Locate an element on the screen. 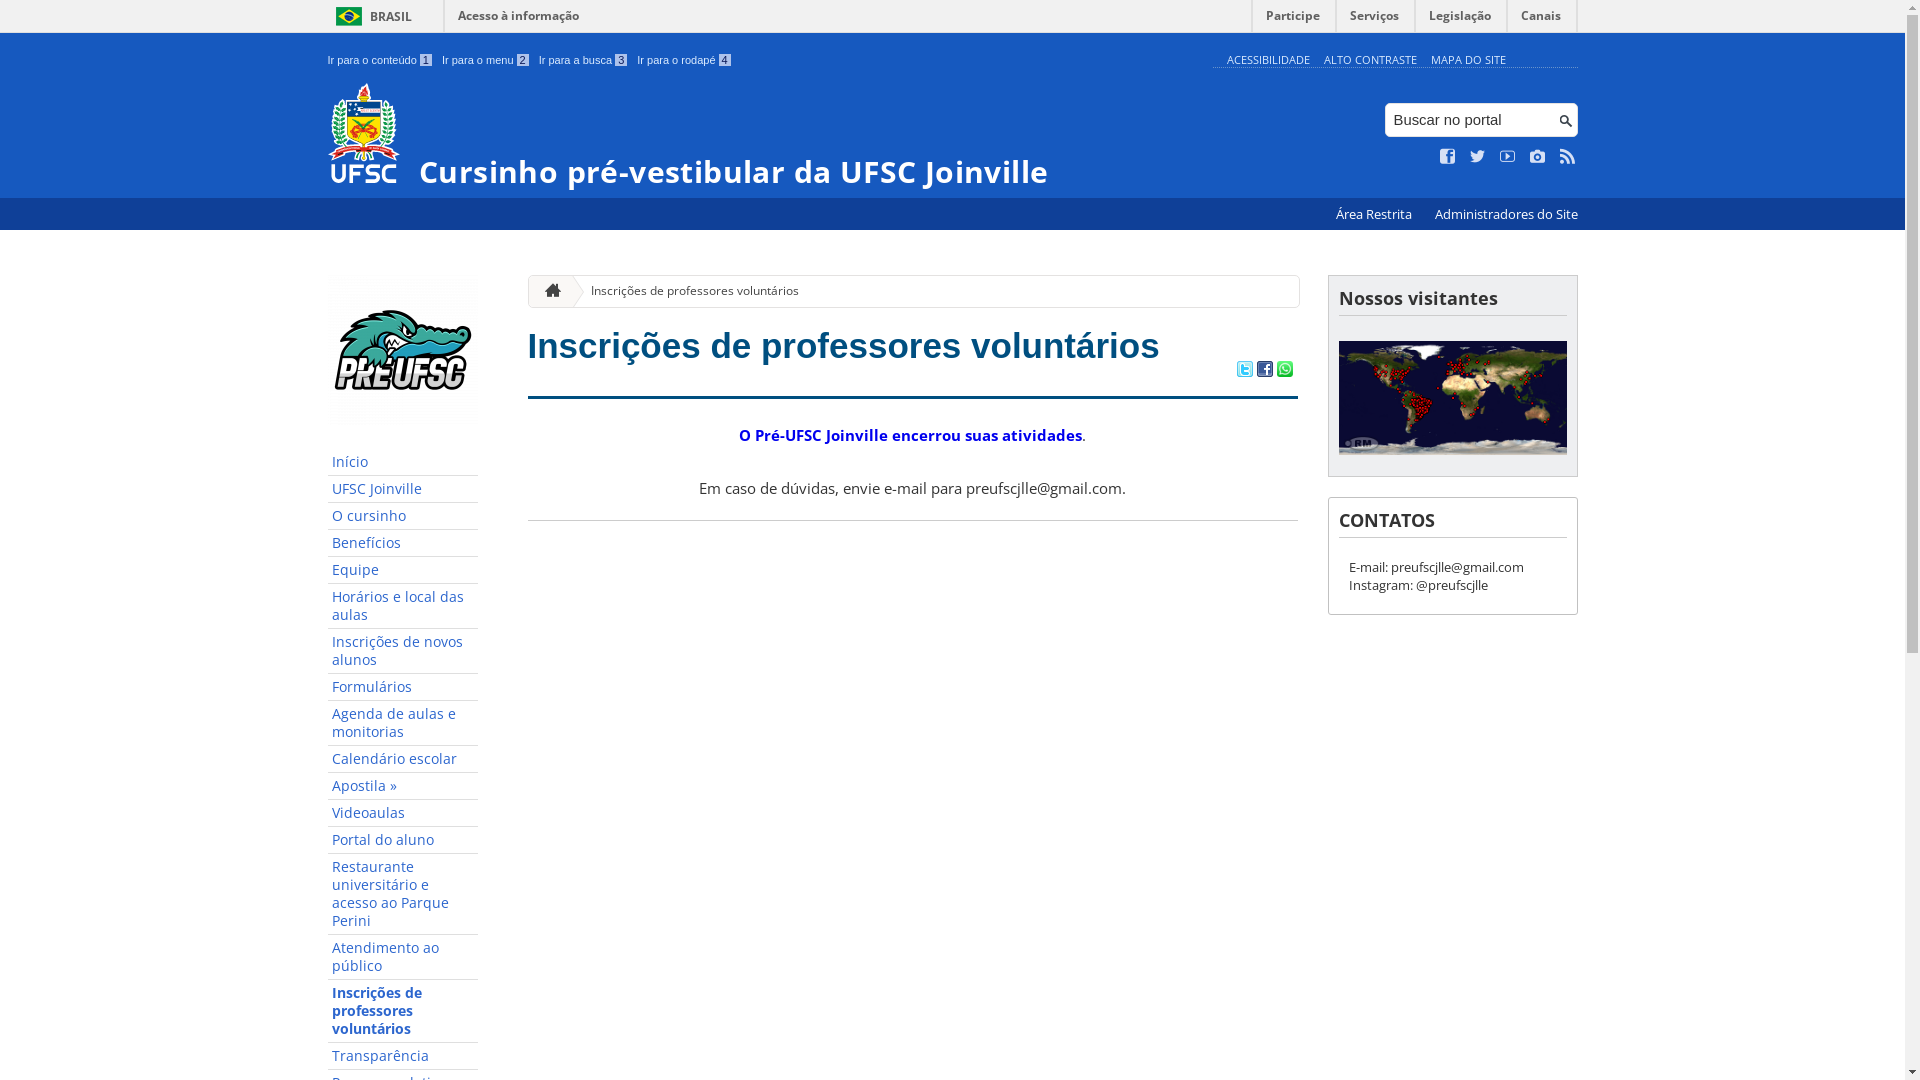  'Videoaulas' is located at coordinates (402, 813).